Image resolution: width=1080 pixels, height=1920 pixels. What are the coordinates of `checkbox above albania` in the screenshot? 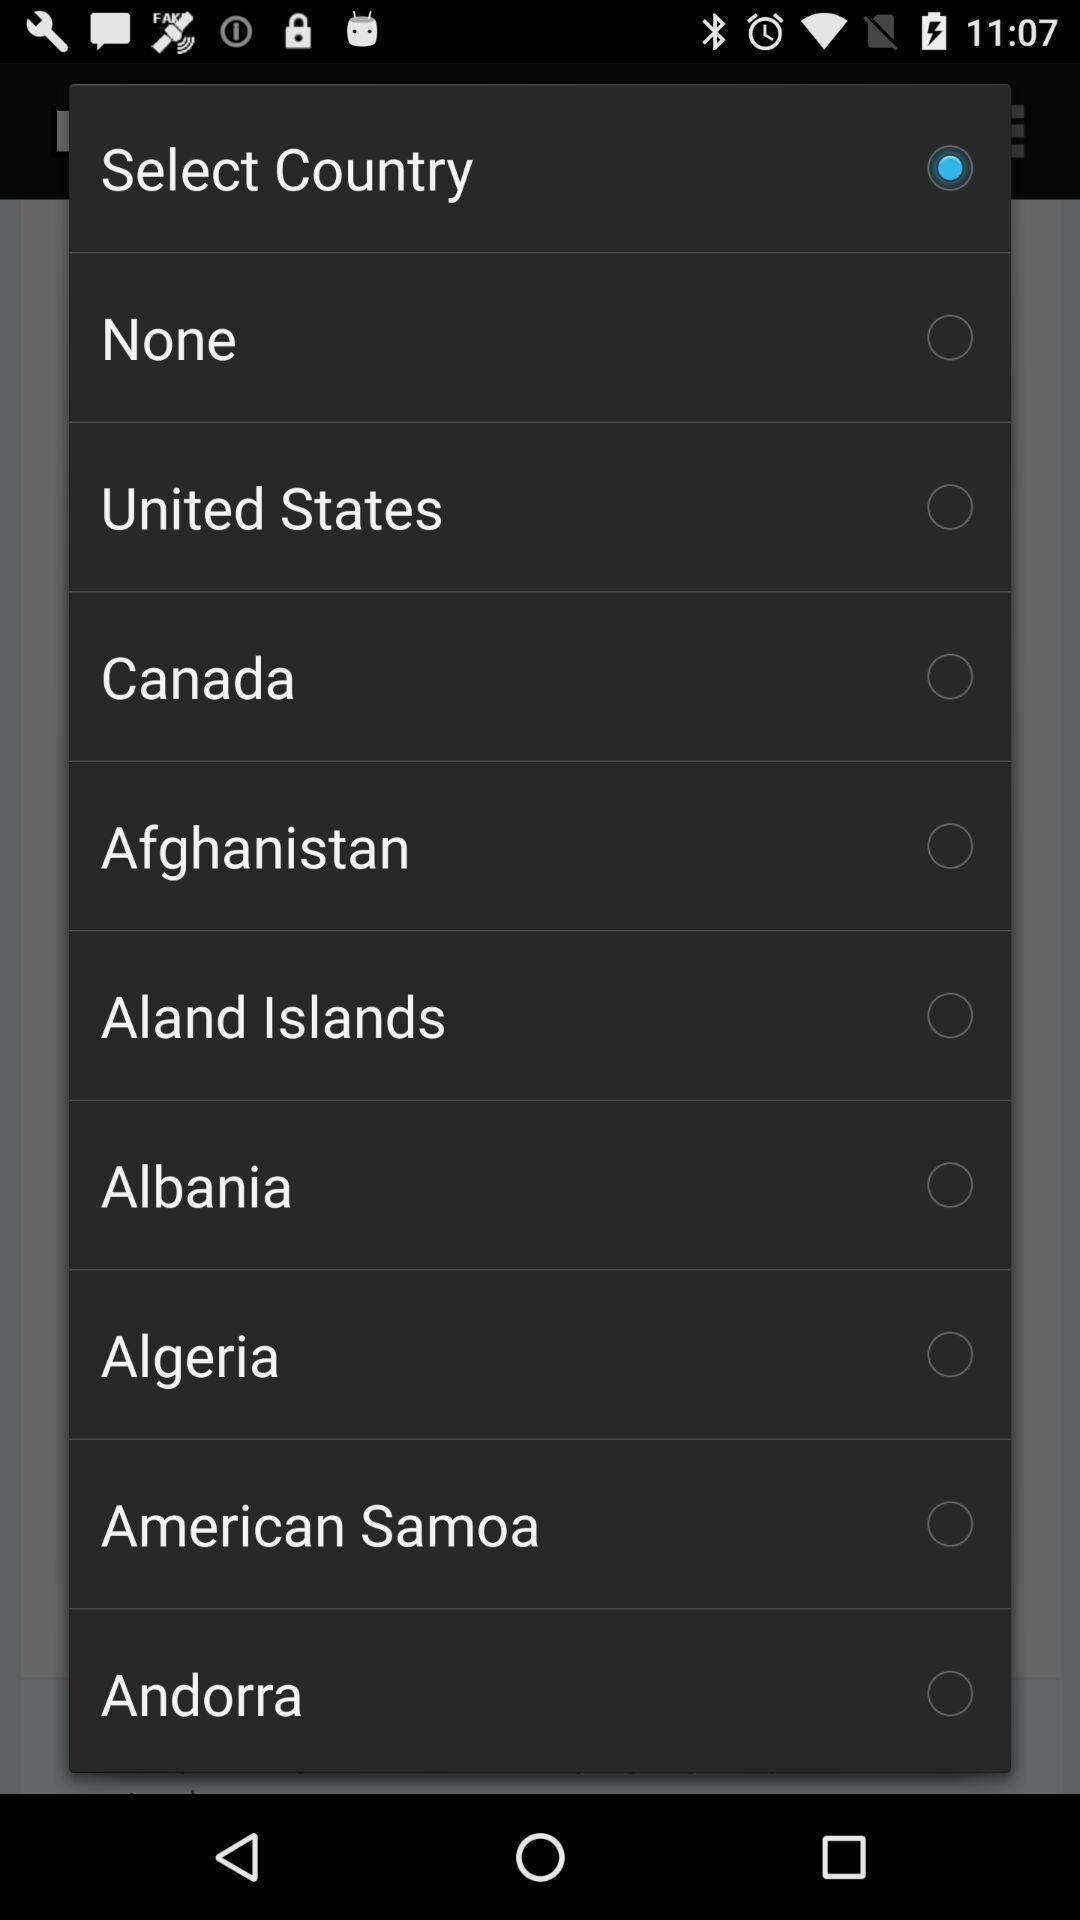 It's located at (540, 1015).